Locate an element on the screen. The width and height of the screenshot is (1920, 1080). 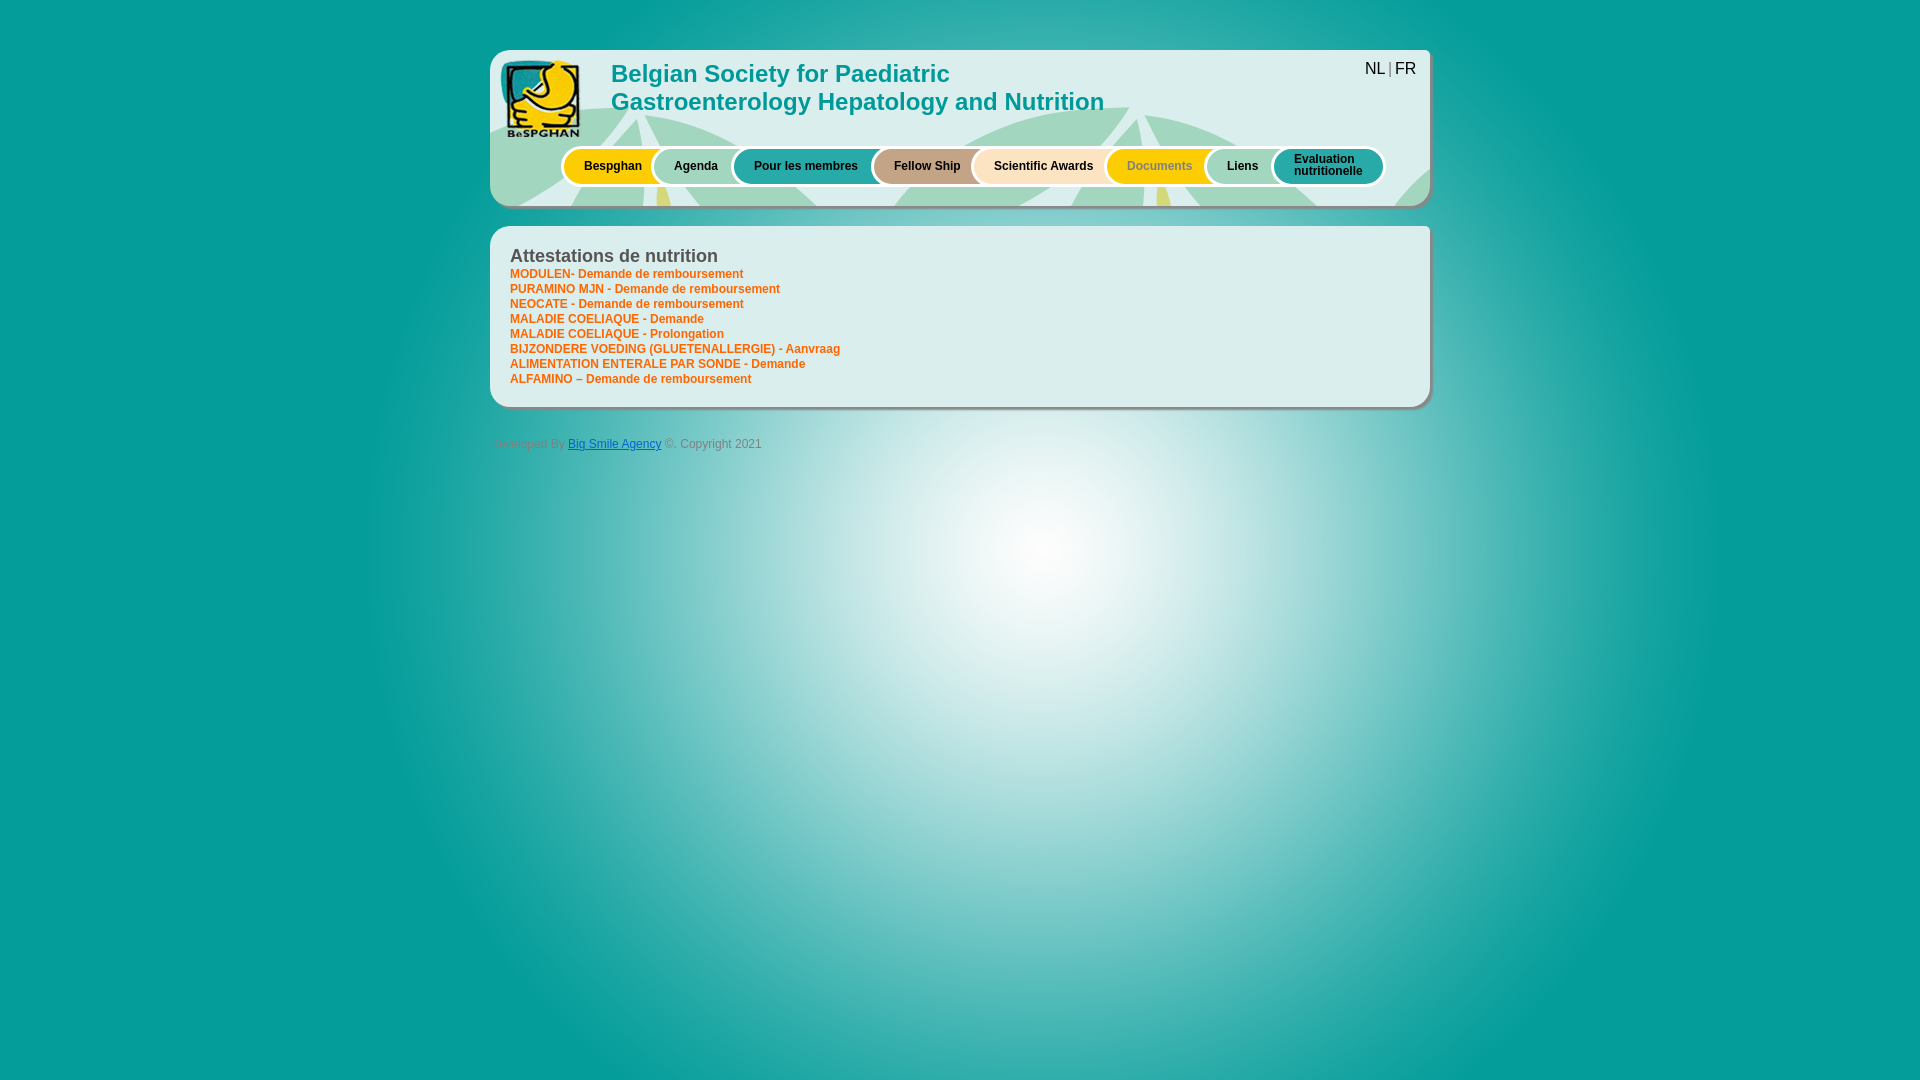
'Fellow Ship' is located at coordinates (892, 164).